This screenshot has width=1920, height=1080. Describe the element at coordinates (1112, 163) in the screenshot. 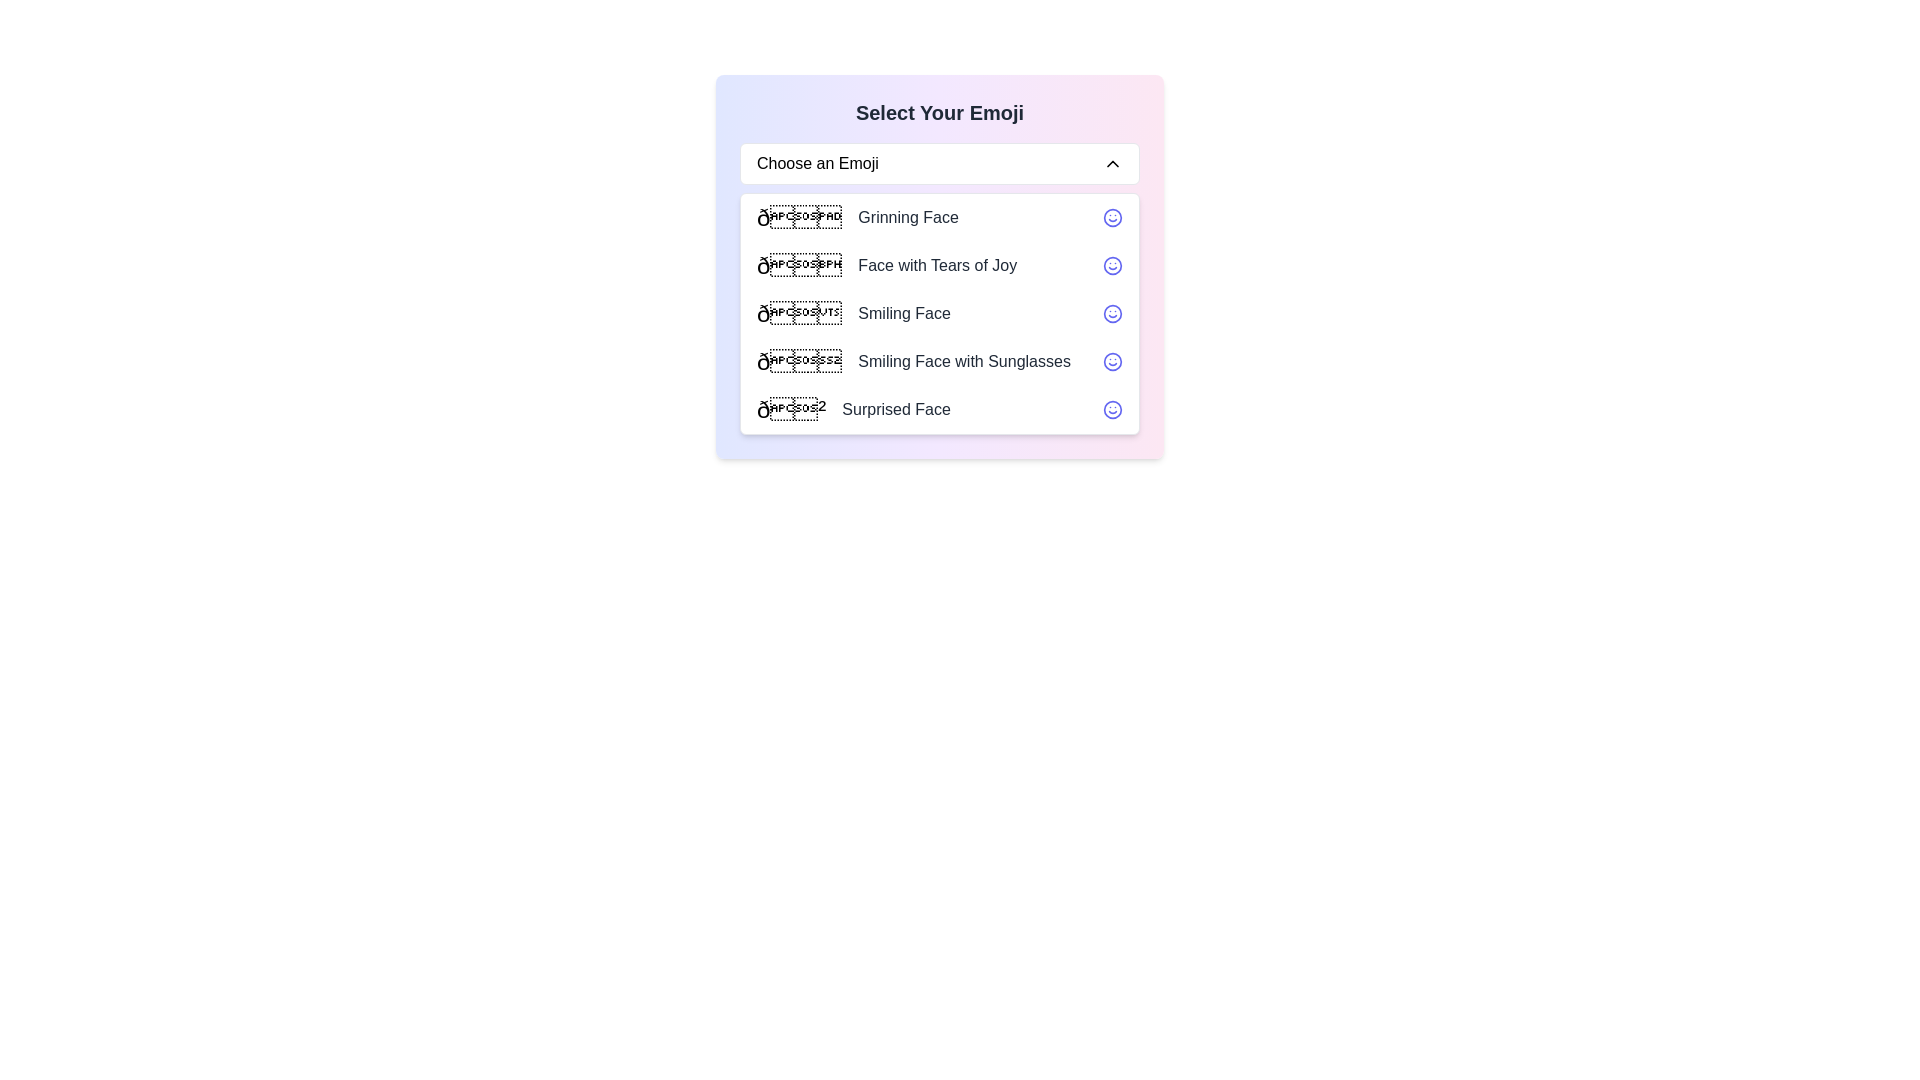

I see `the button located at the far right of the header bar that allows users` at that location.